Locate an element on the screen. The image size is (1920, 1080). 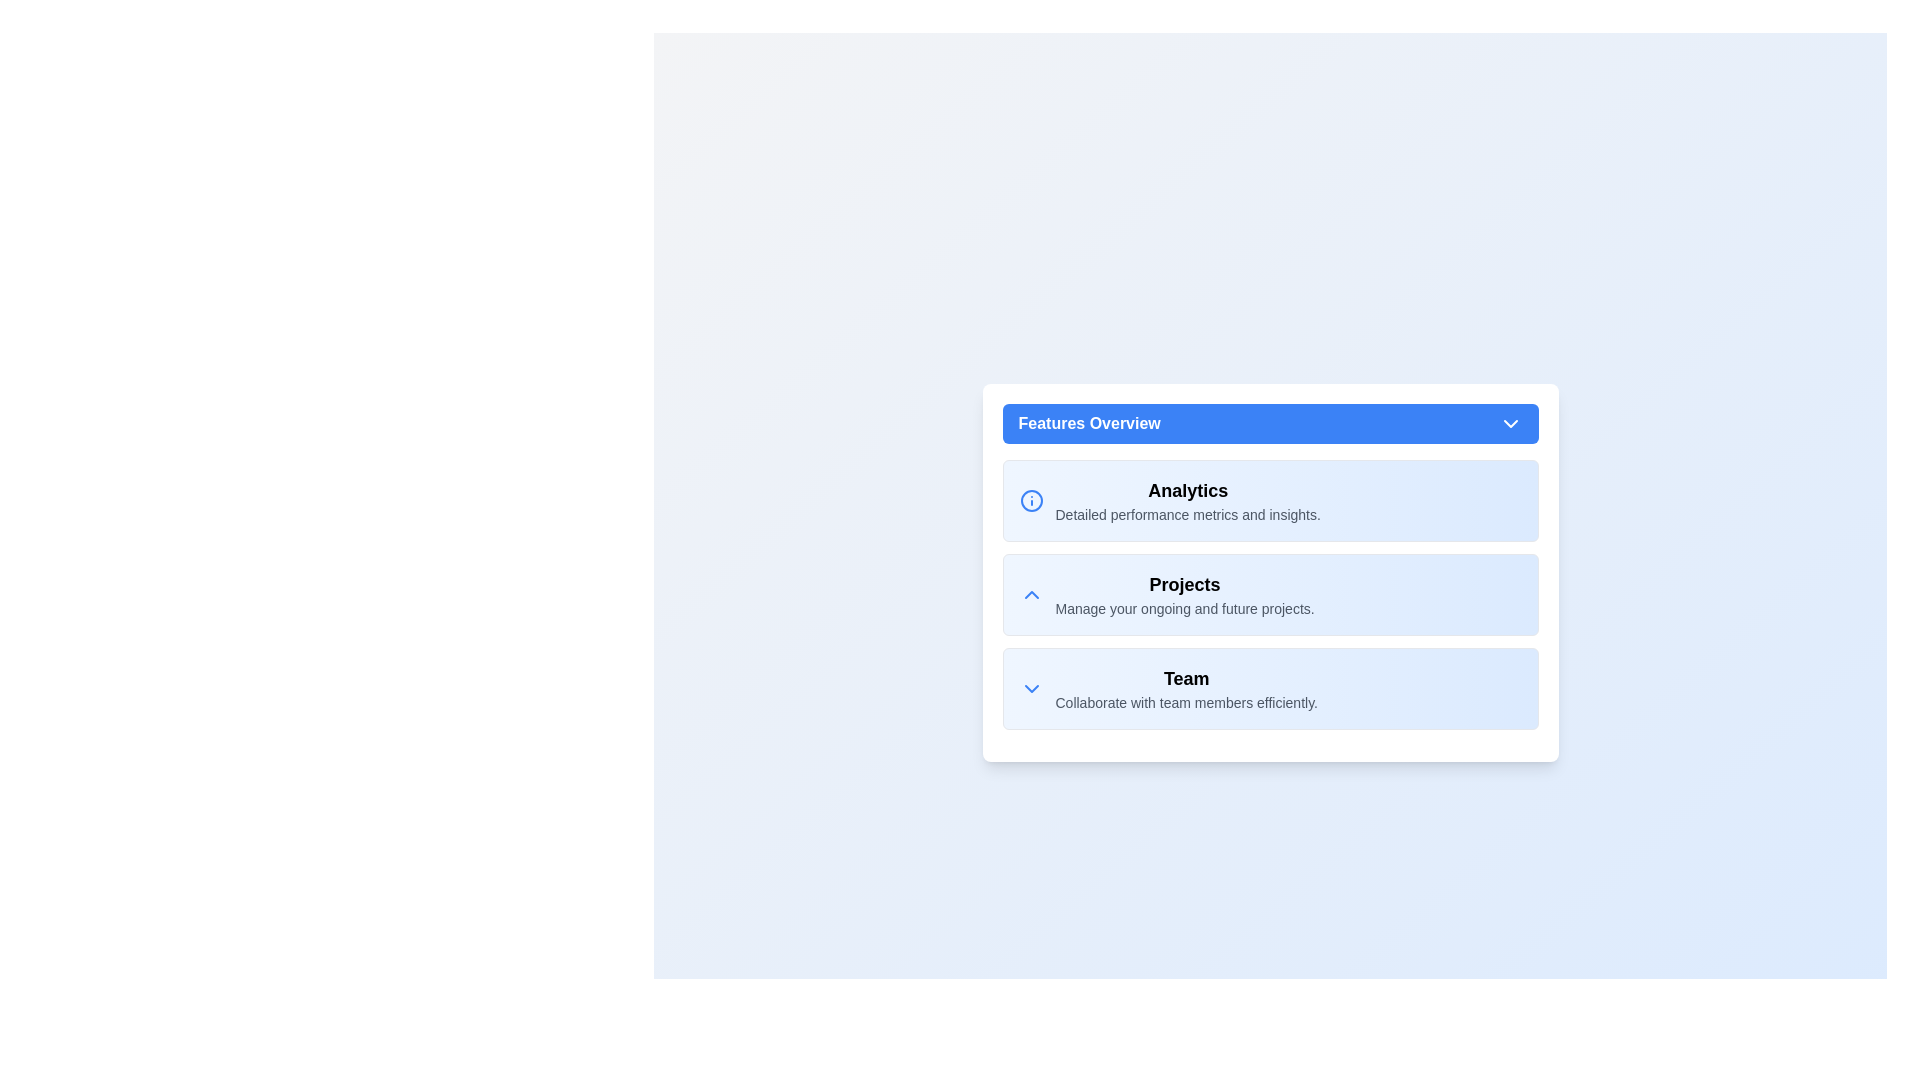
header text labeled 'Analytics' located centrally in the 'Features Overview' section, which serves as a title for the content below it is located at coordinates (1188, 490).